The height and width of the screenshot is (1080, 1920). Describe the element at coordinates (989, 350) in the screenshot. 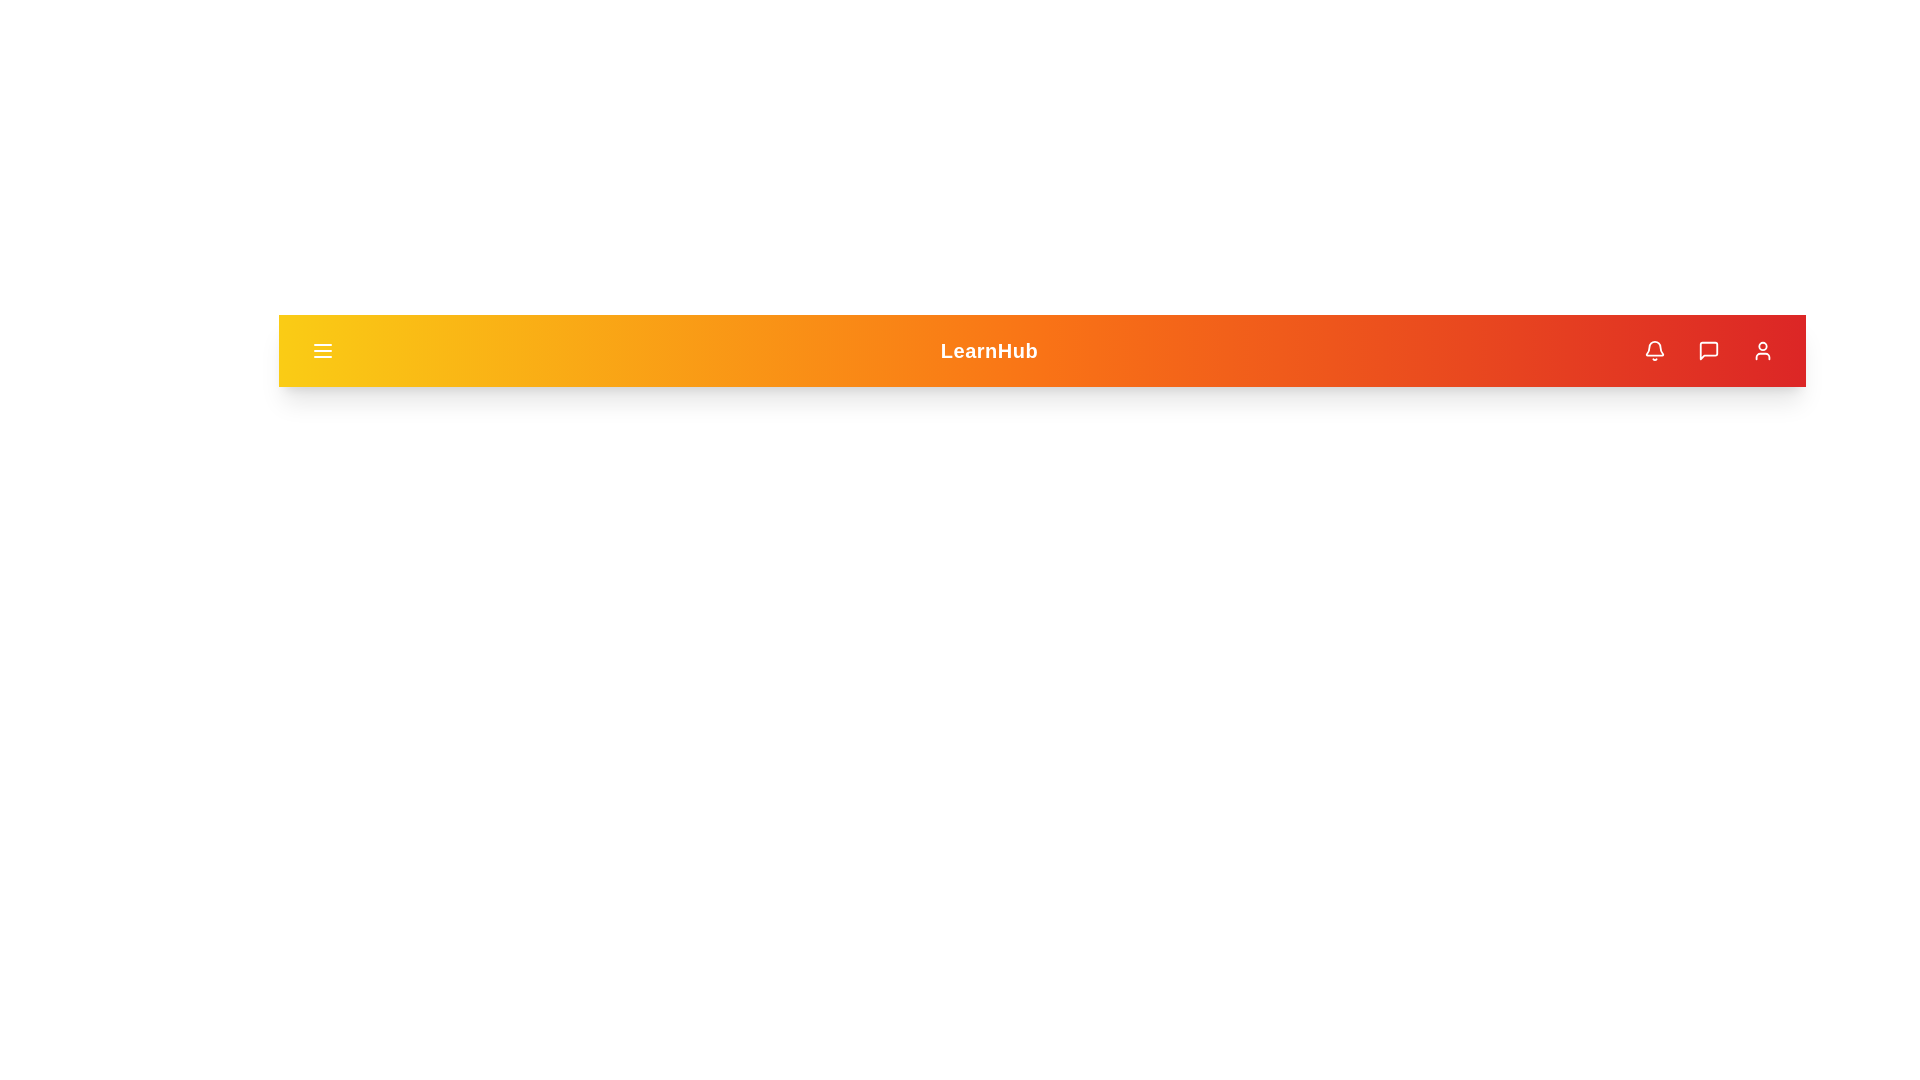

I see `the app title text 'LearnHub'` at that location.